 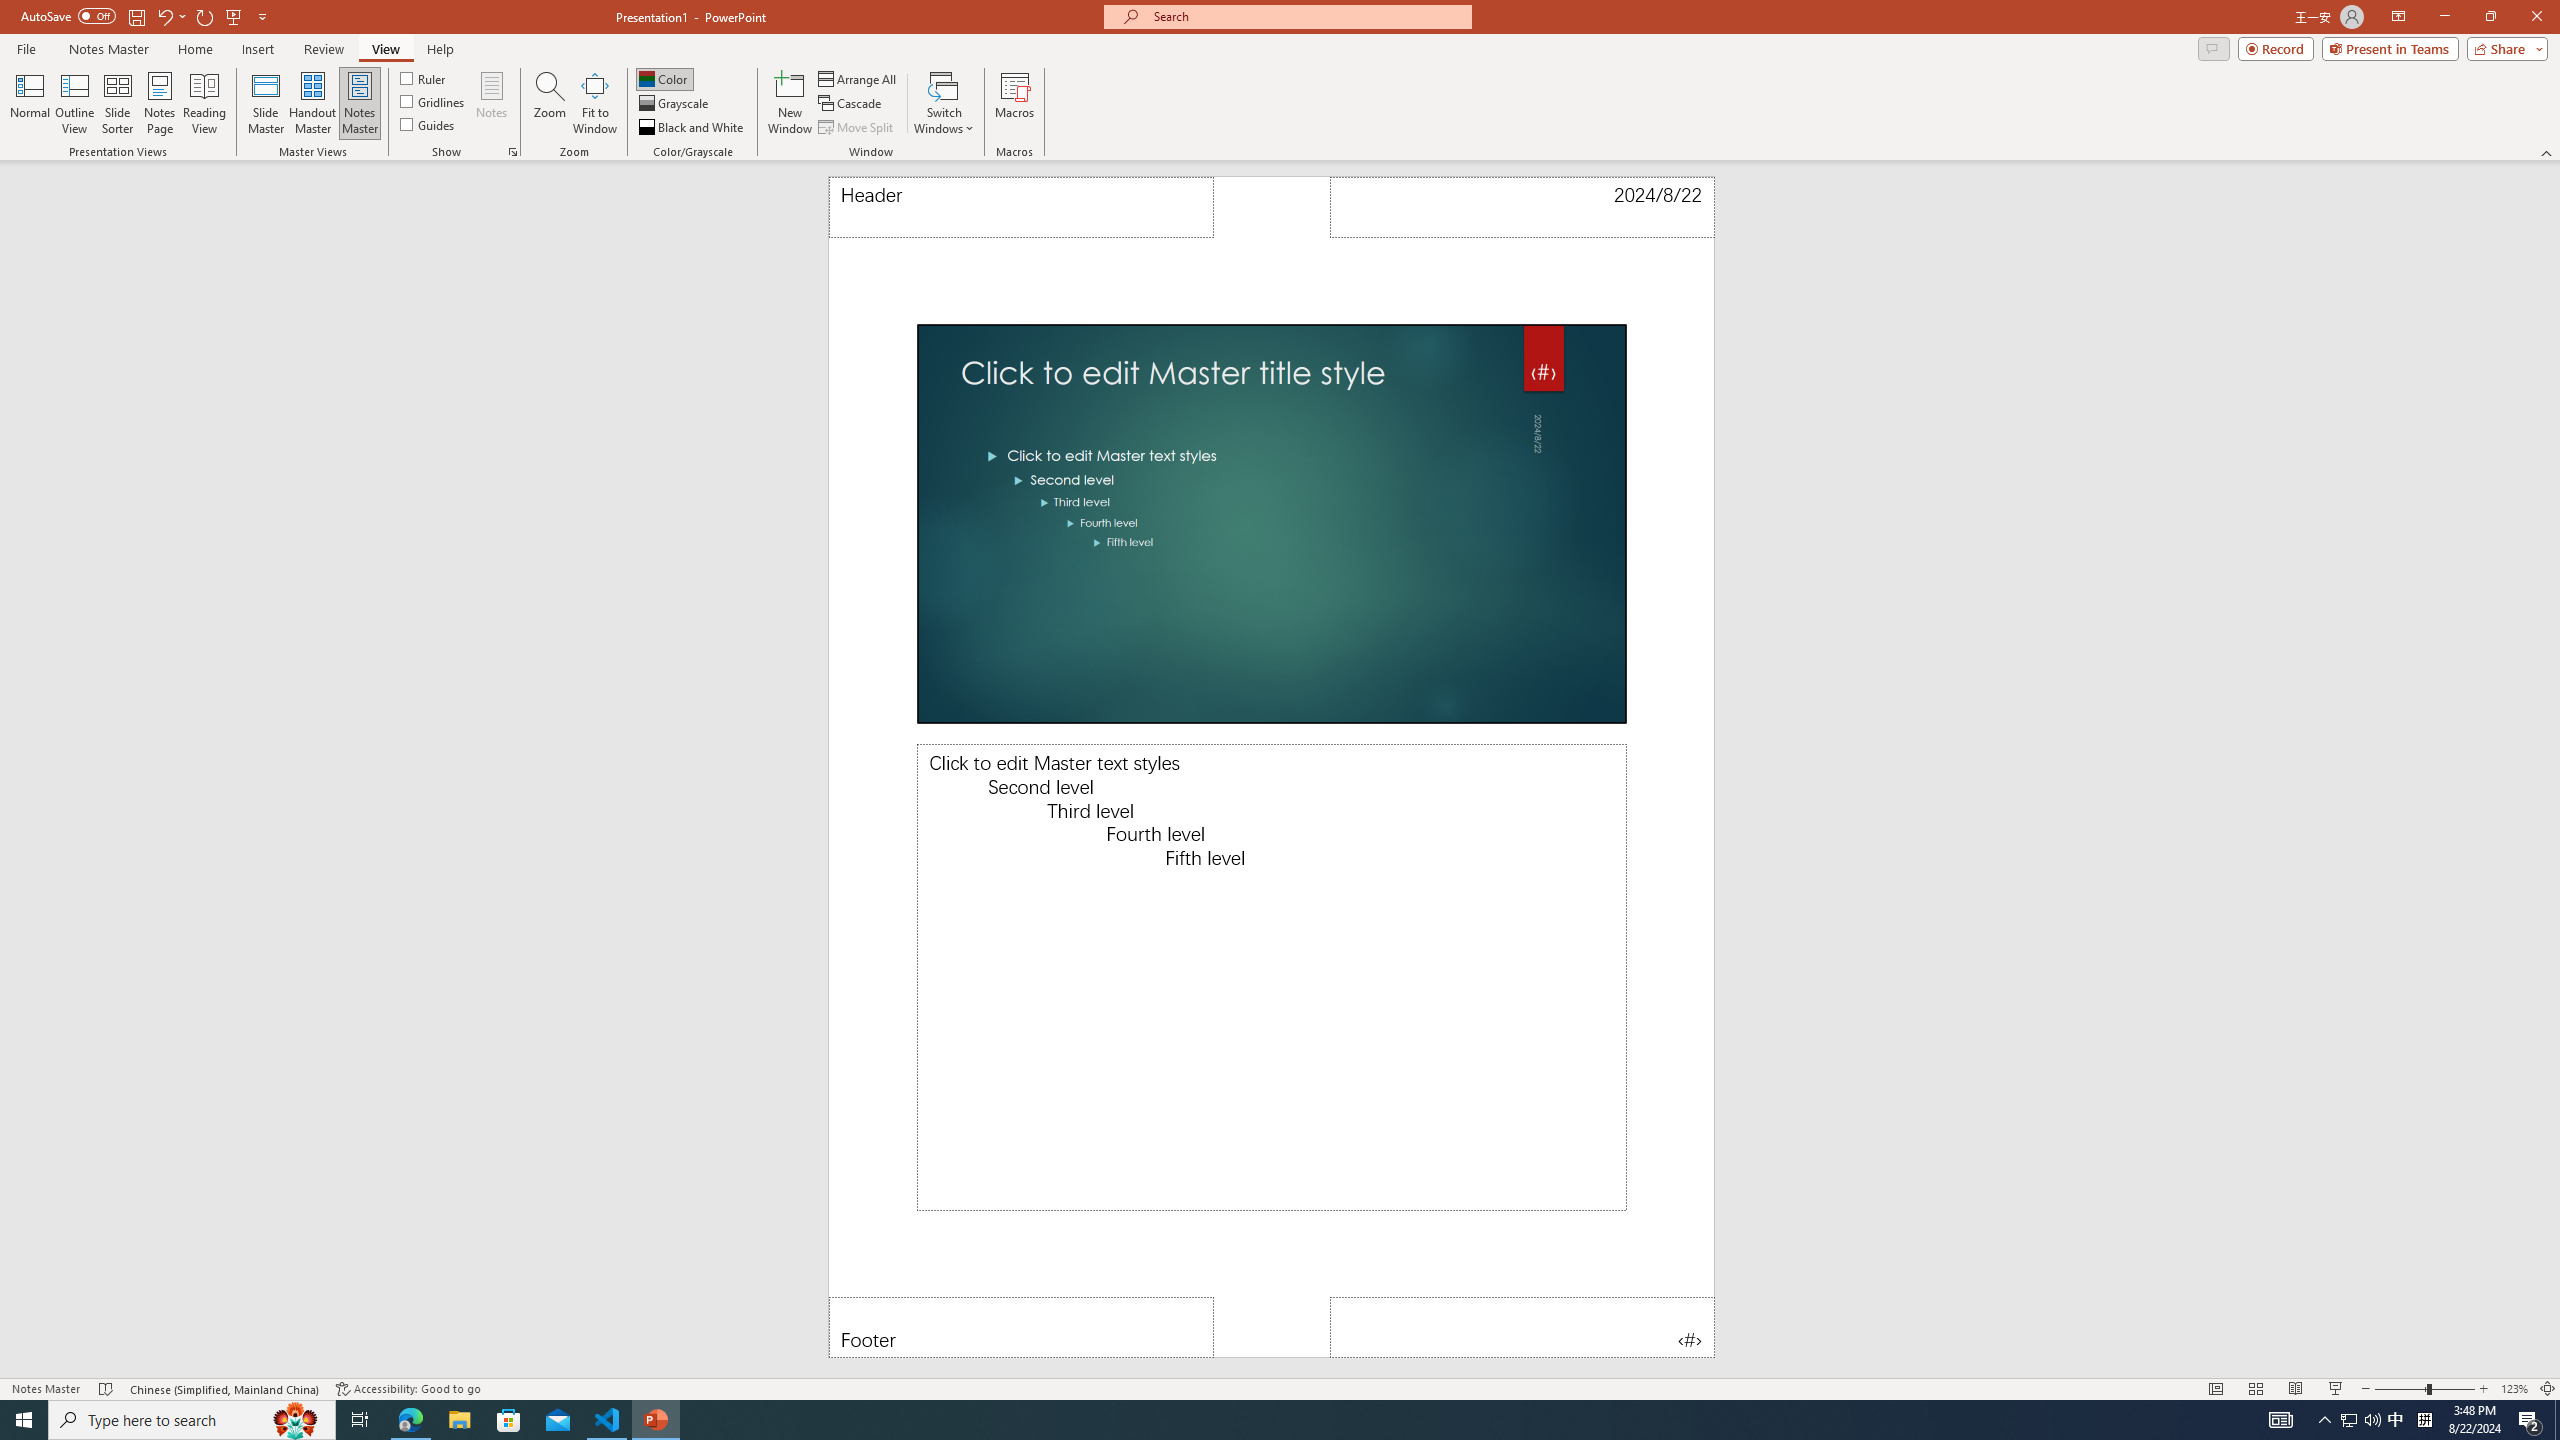 What do you see at coordinates (664, 78) in the screenshot?
I see `'Color'` at bounding box center [664, 78].